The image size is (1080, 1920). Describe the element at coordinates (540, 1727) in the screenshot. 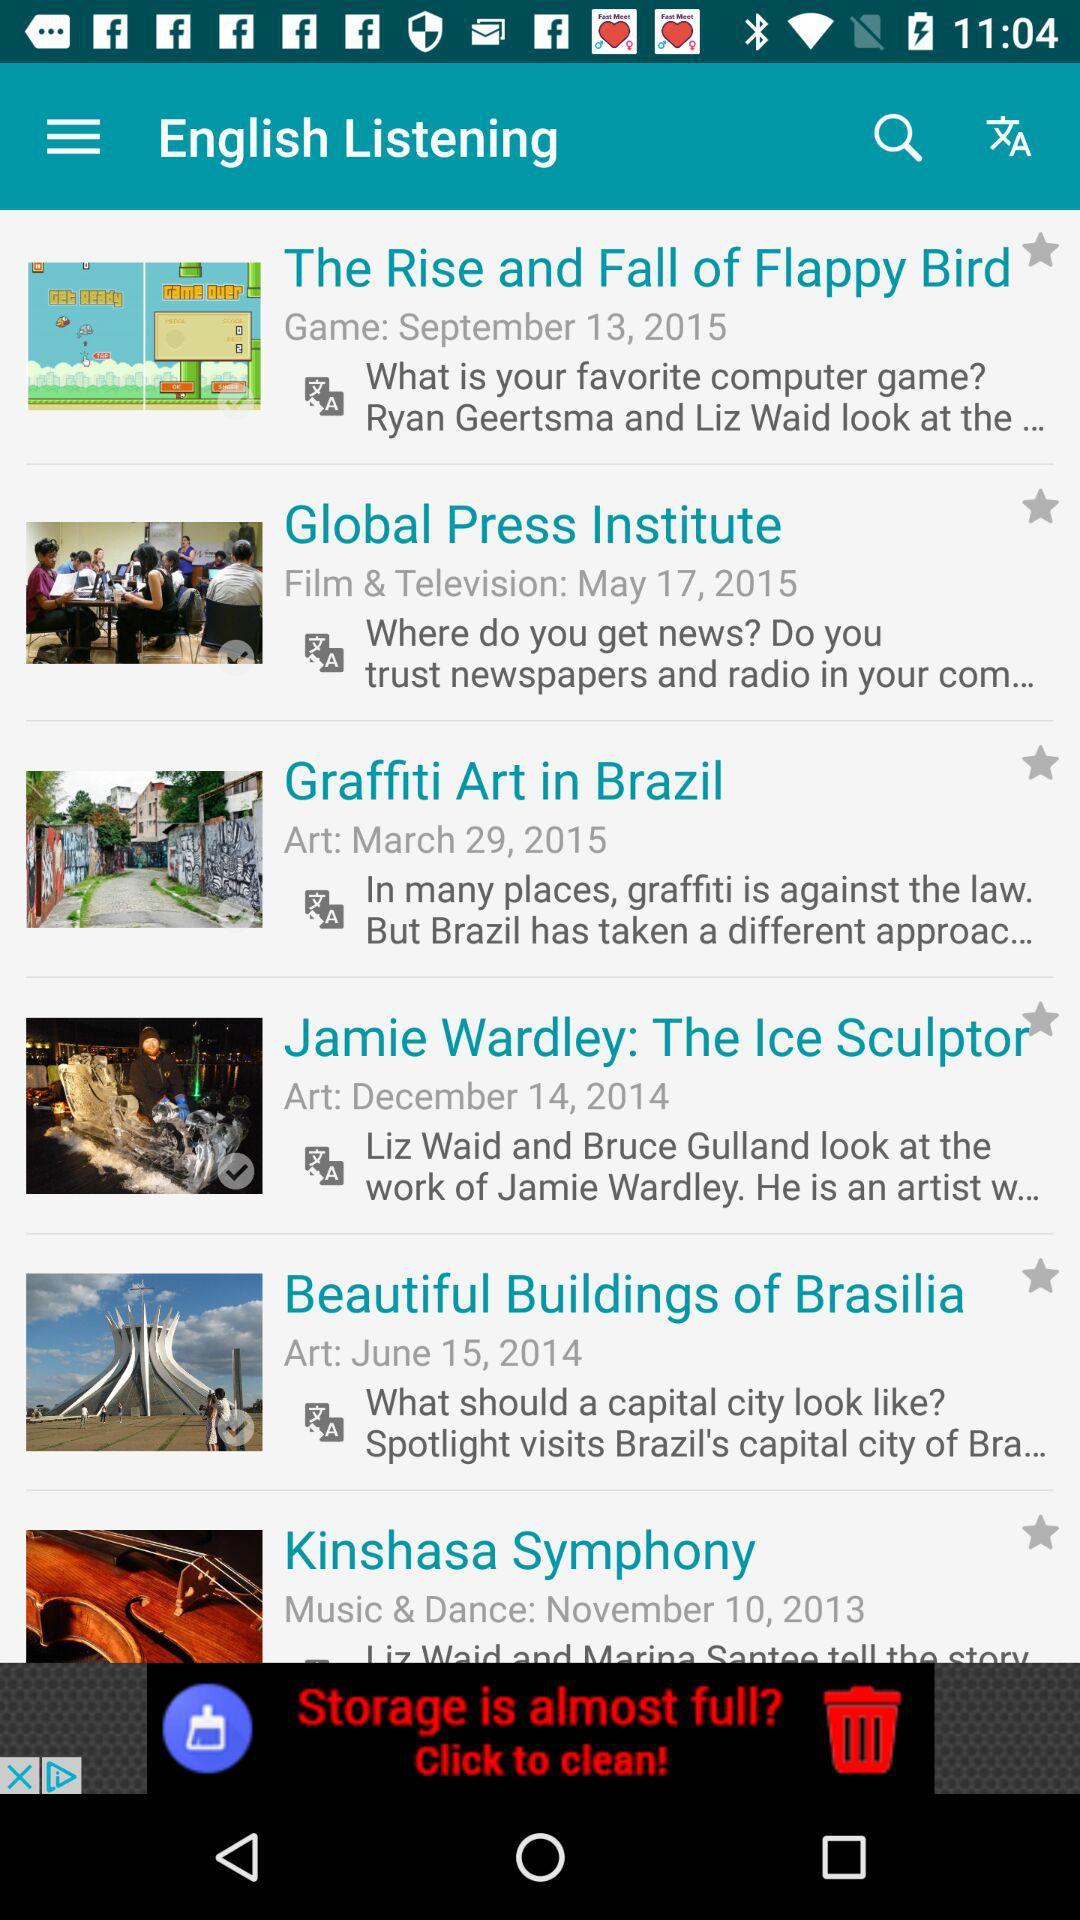

I see `banner` at that location.